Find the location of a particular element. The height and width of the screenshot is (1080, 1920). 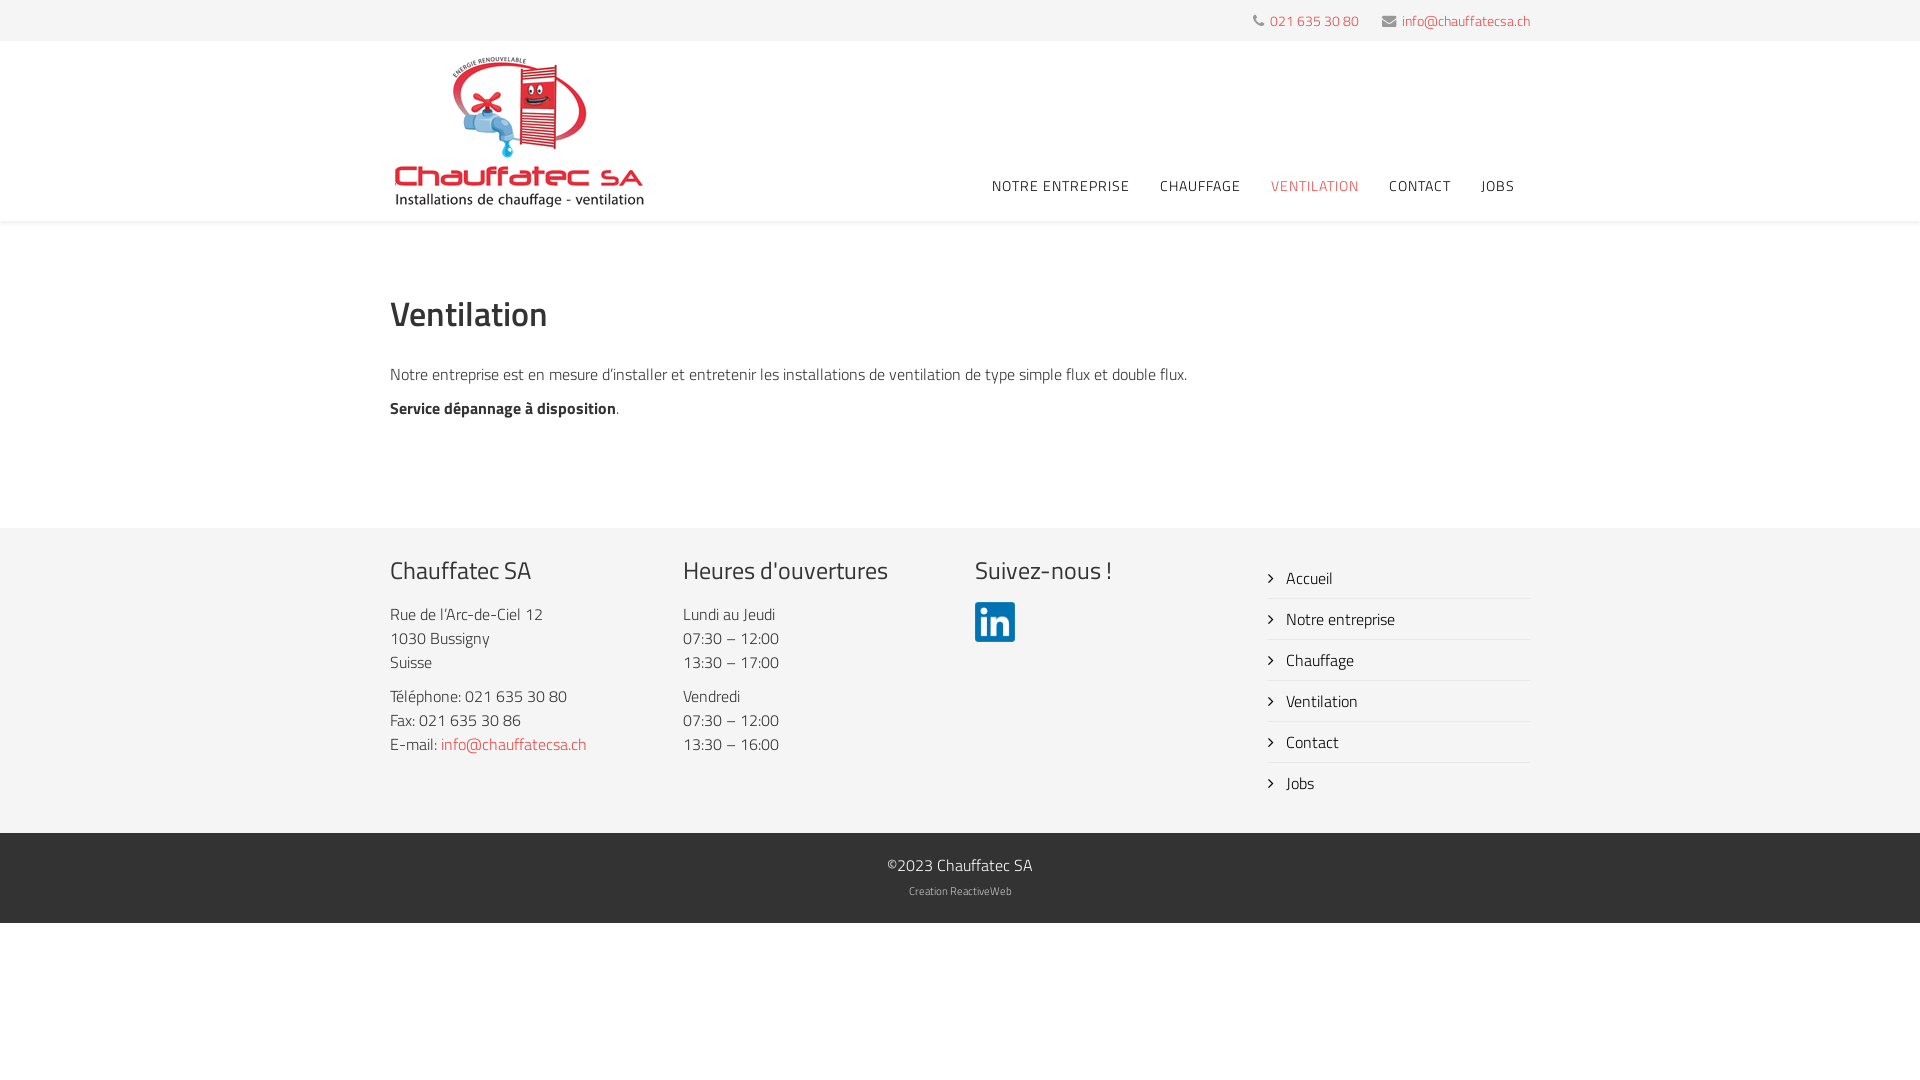

'Notre entreprise' is located at coordinates (1398, 617).